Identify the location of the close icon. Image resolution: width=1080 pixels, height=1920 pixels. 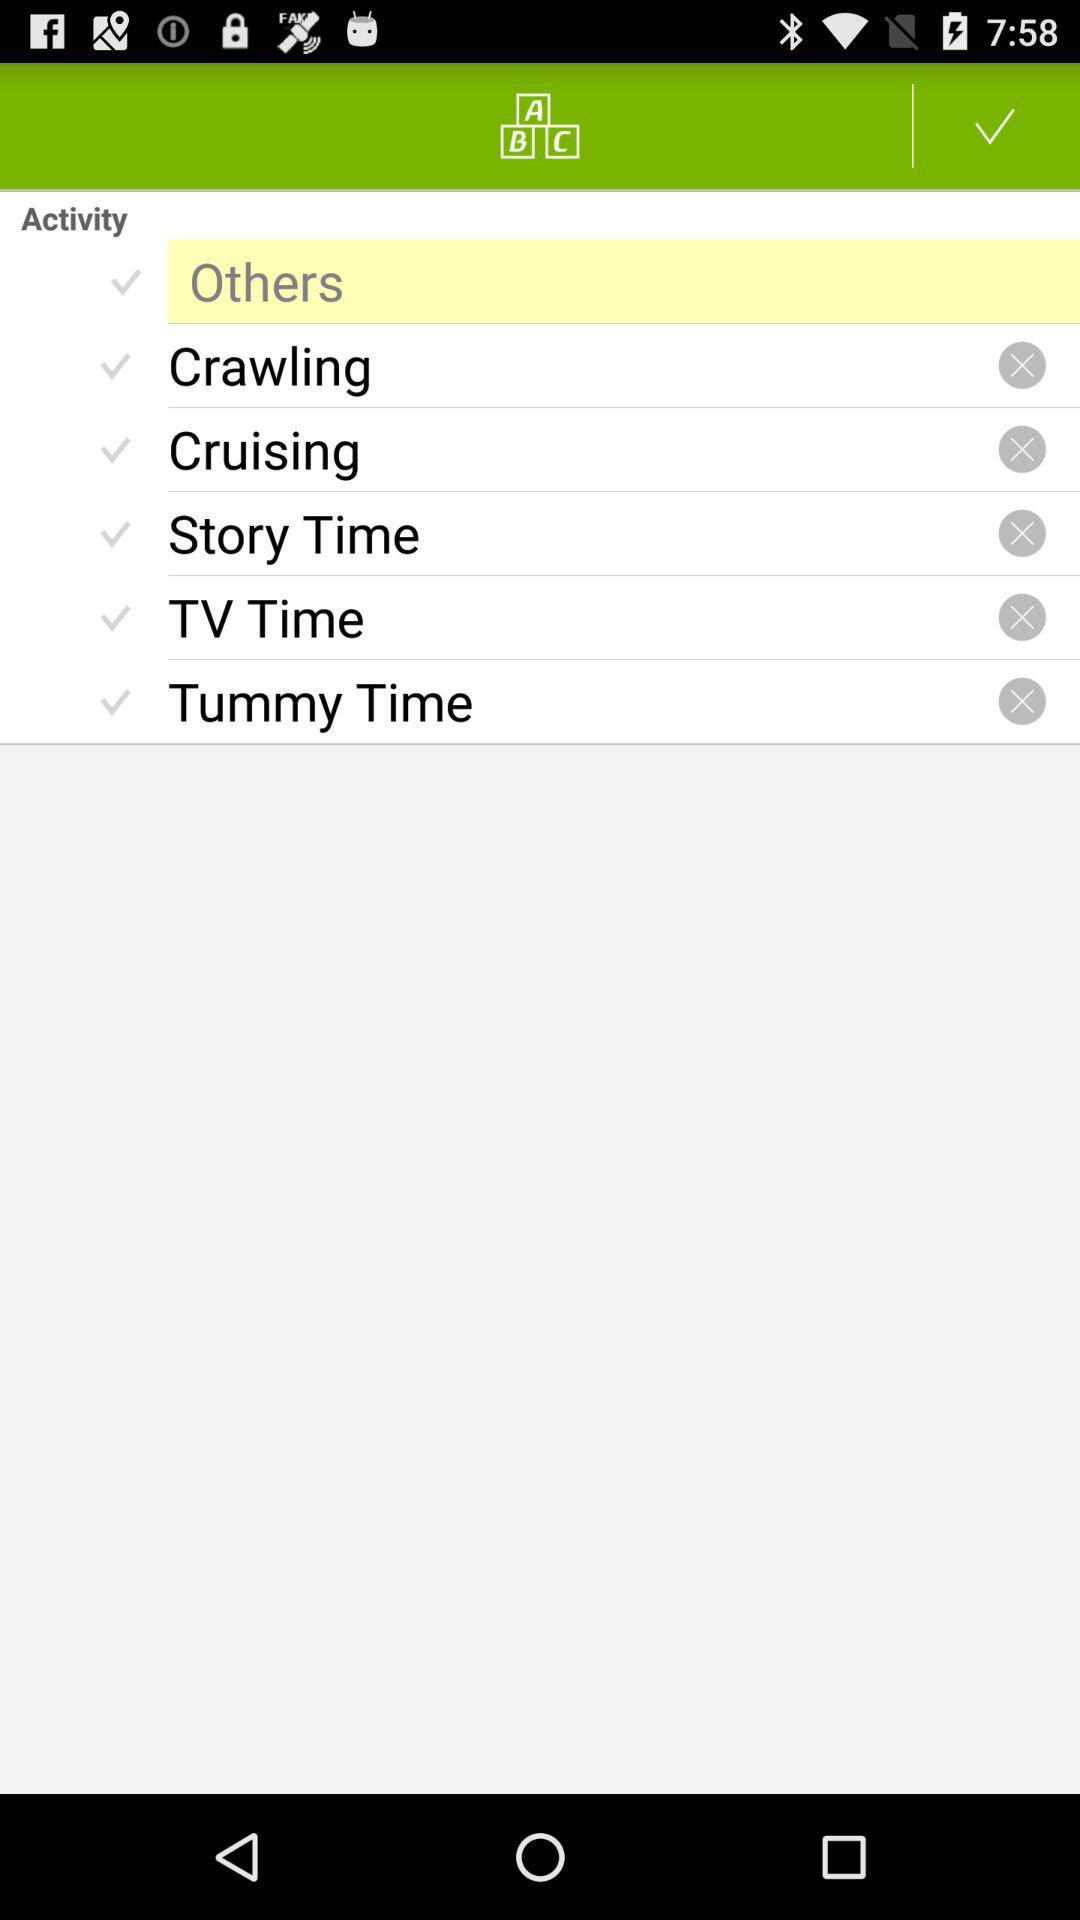
(1022, 569).